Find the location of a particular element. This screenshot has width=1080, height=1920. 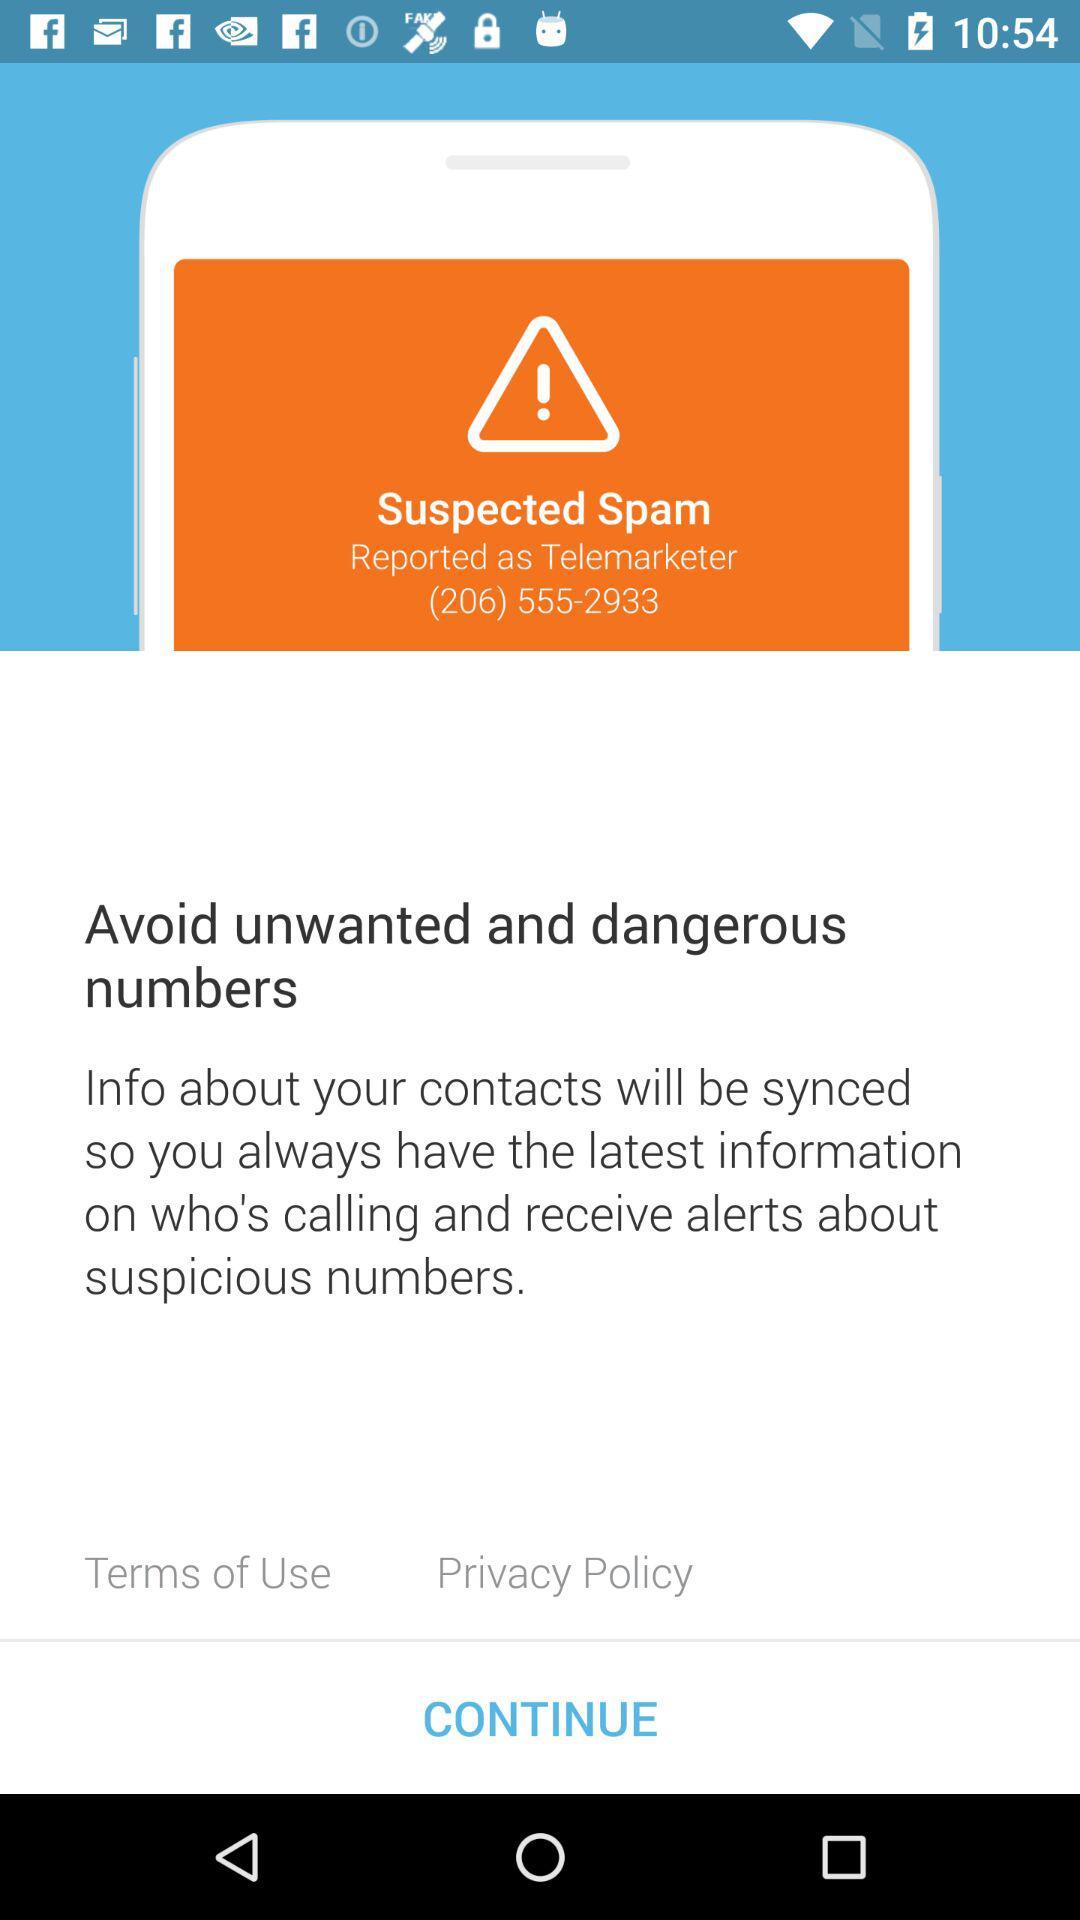

the item next to the terms of use is located at coordinates (564, 1570).